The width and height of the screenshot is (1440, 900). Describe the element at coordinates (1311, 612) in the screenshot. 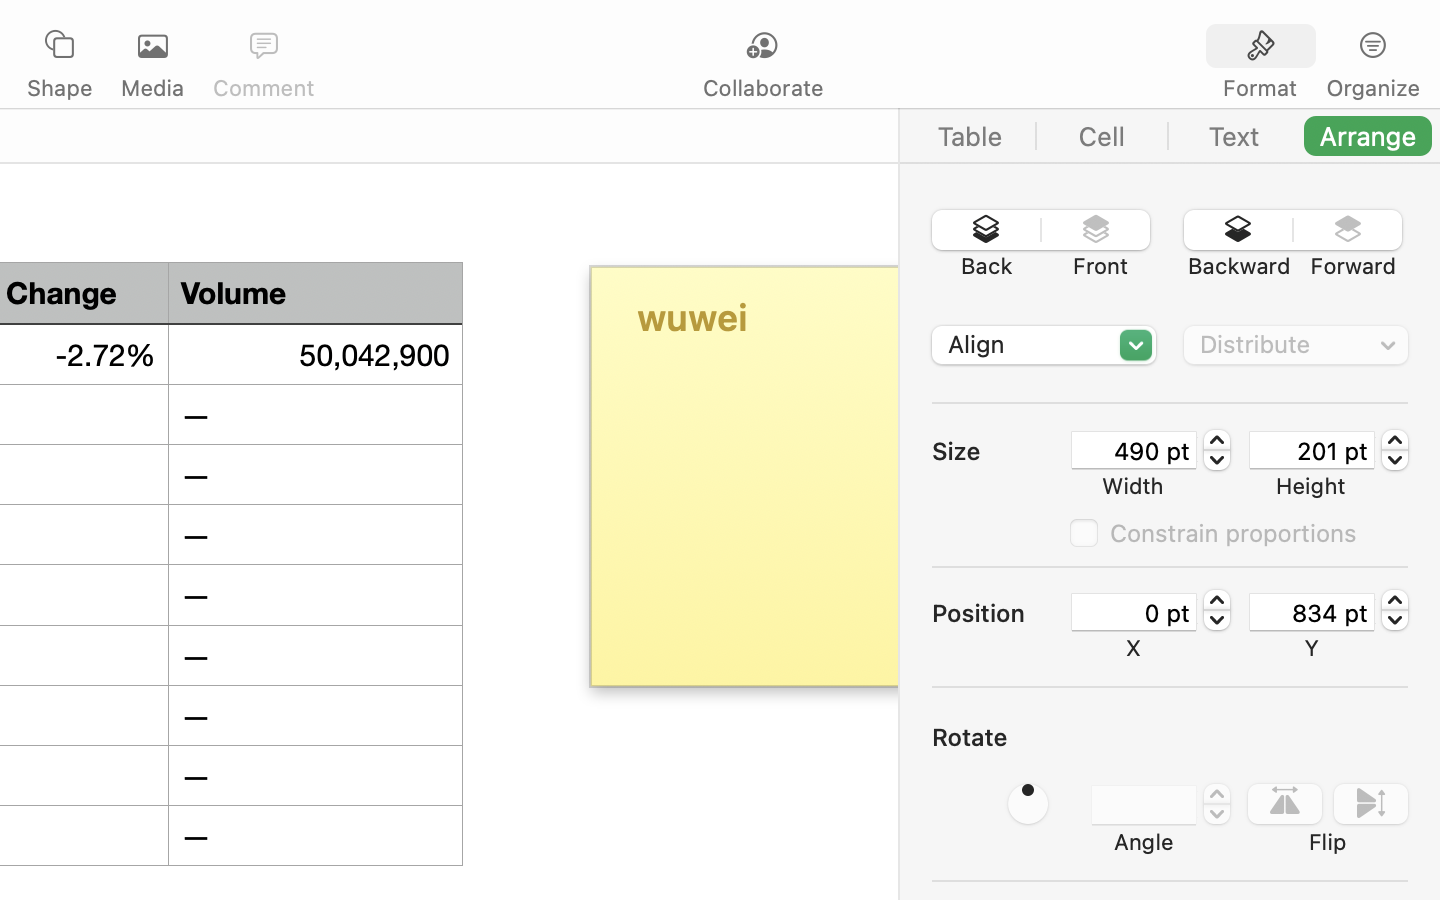

I see `'834 pt'` at that location.